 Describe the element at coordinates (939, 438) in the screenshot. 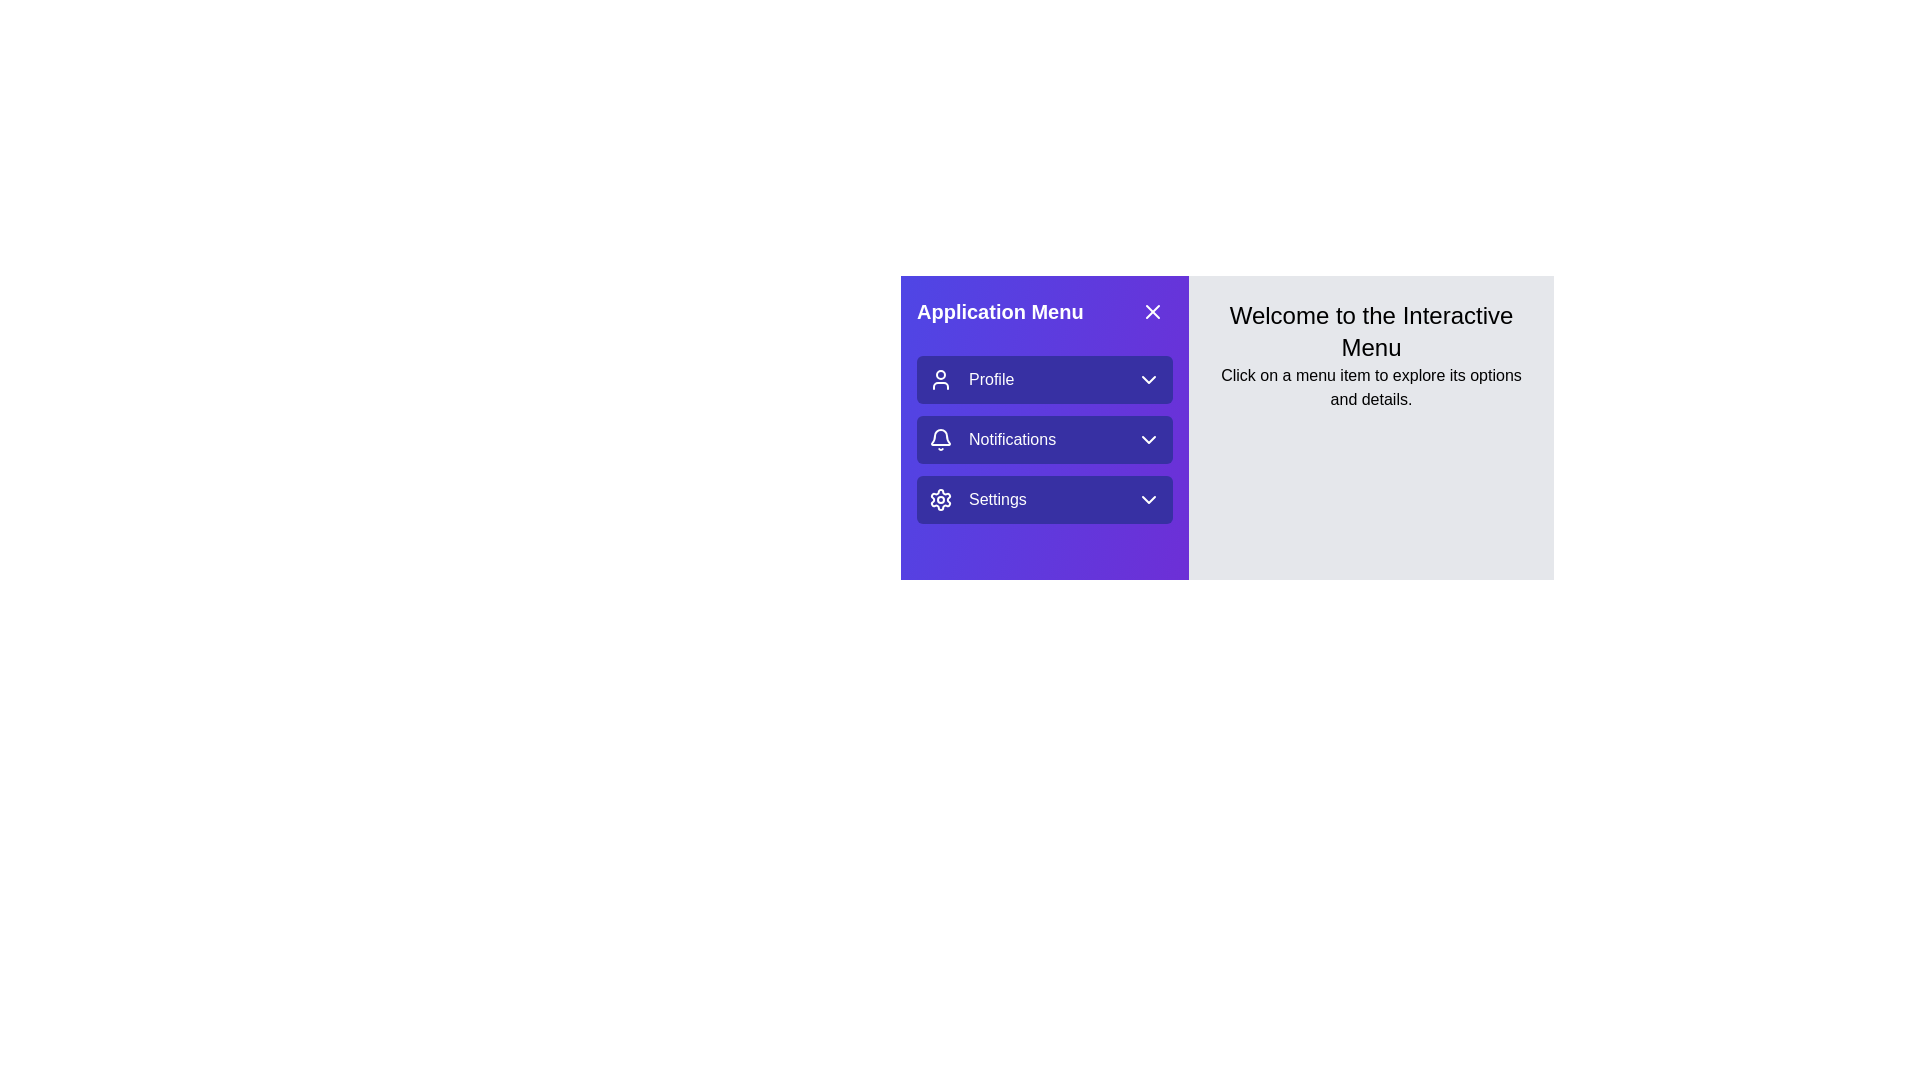

I see `the bell-shaped notification icon outlined with a white stroke on a purple background, located in the notifications menu to the left of the text 'Notifications'` at that location.